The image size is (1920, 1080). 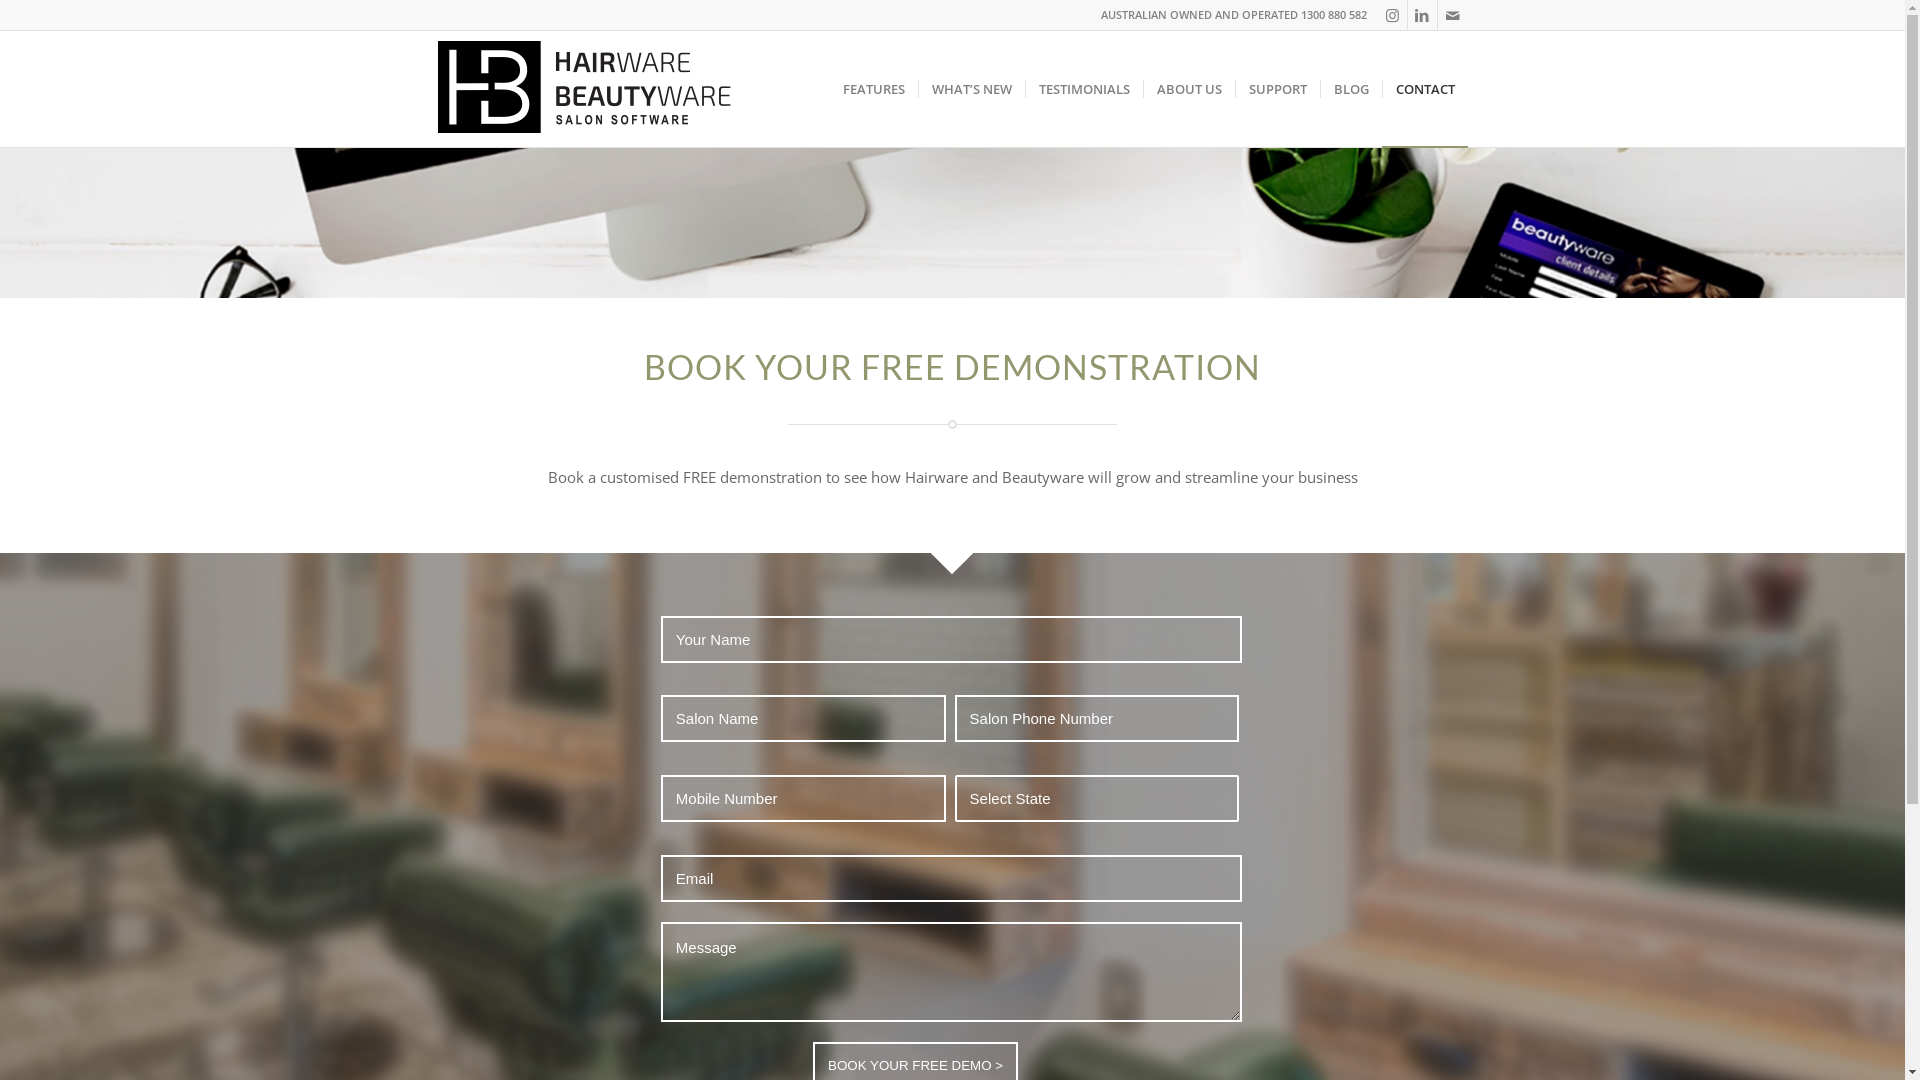 What do you see at coordinates (1381, 87) in the screenshot?
I see `'CONTACT'` at bounding box center [1381, 87].